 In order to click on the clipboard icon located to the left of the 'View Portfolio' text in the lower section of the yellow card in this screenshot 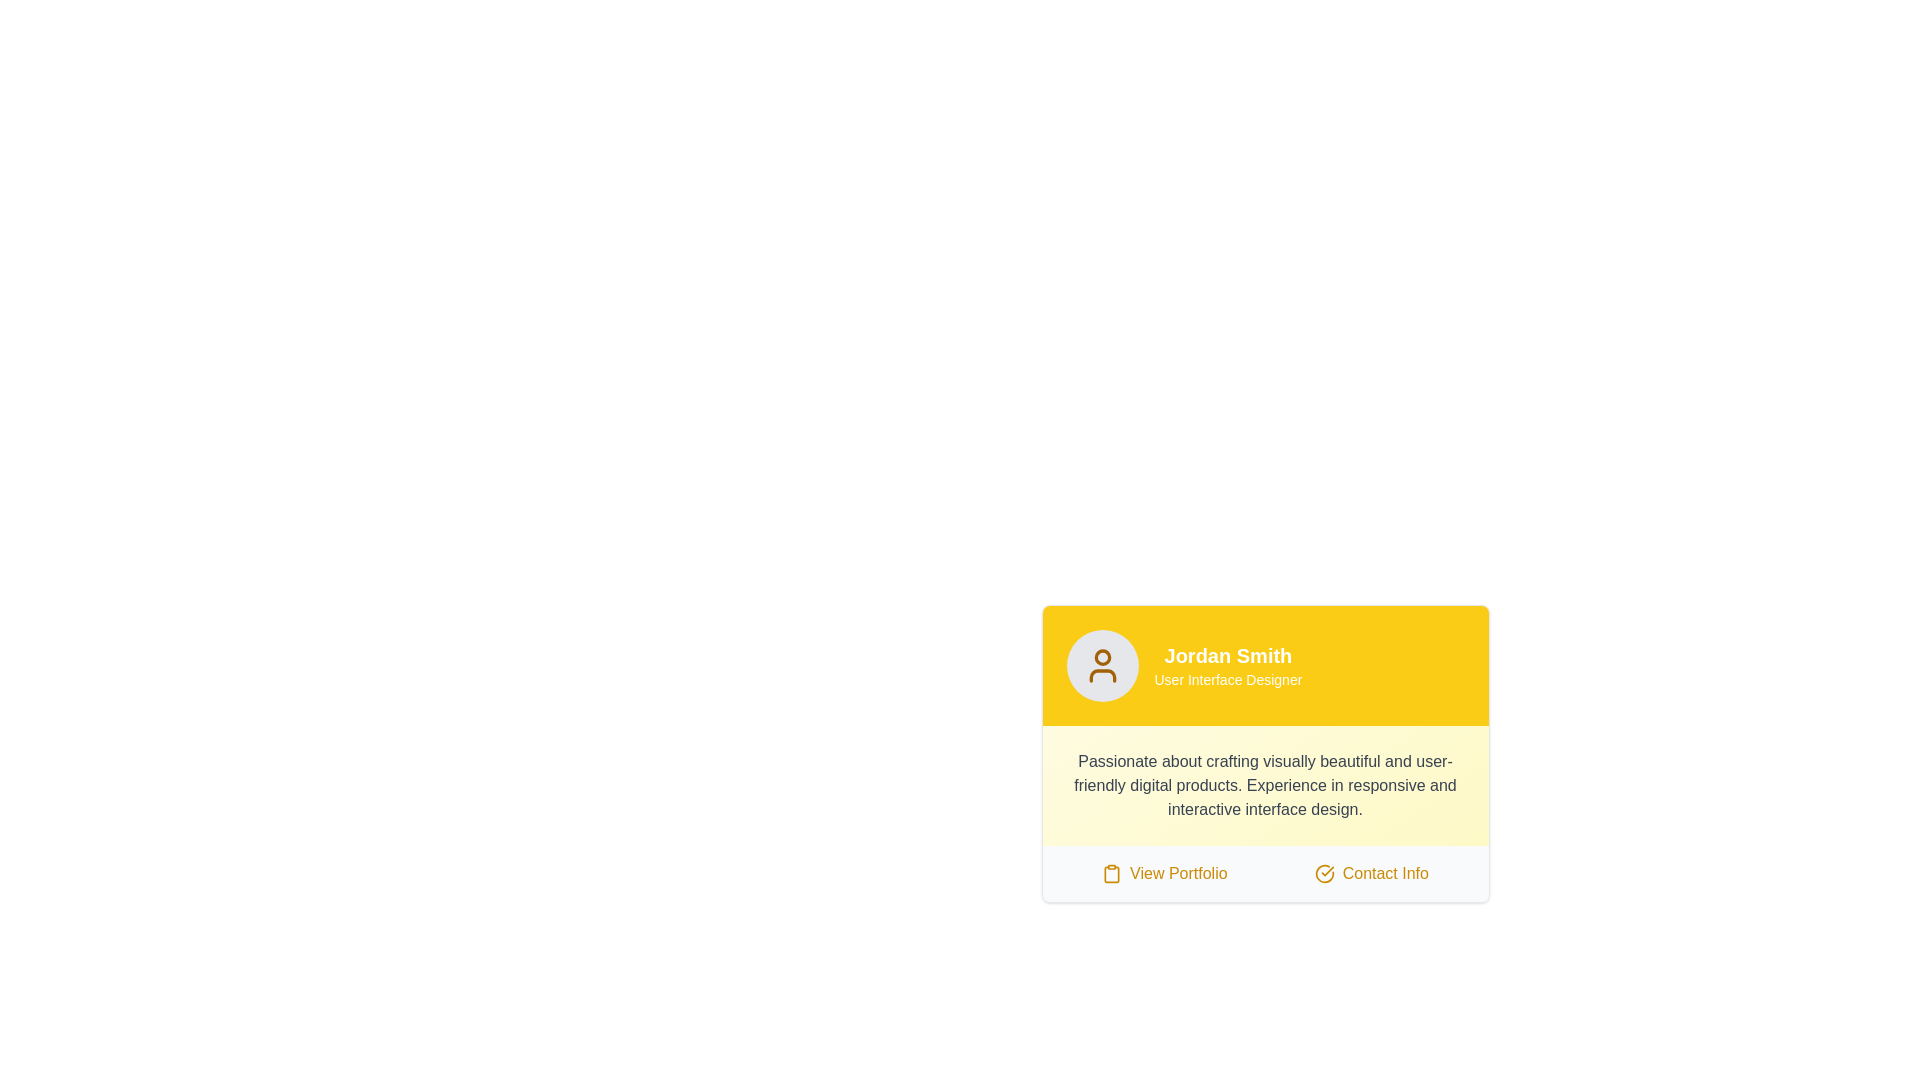, I will do `click(1111, 873)`.